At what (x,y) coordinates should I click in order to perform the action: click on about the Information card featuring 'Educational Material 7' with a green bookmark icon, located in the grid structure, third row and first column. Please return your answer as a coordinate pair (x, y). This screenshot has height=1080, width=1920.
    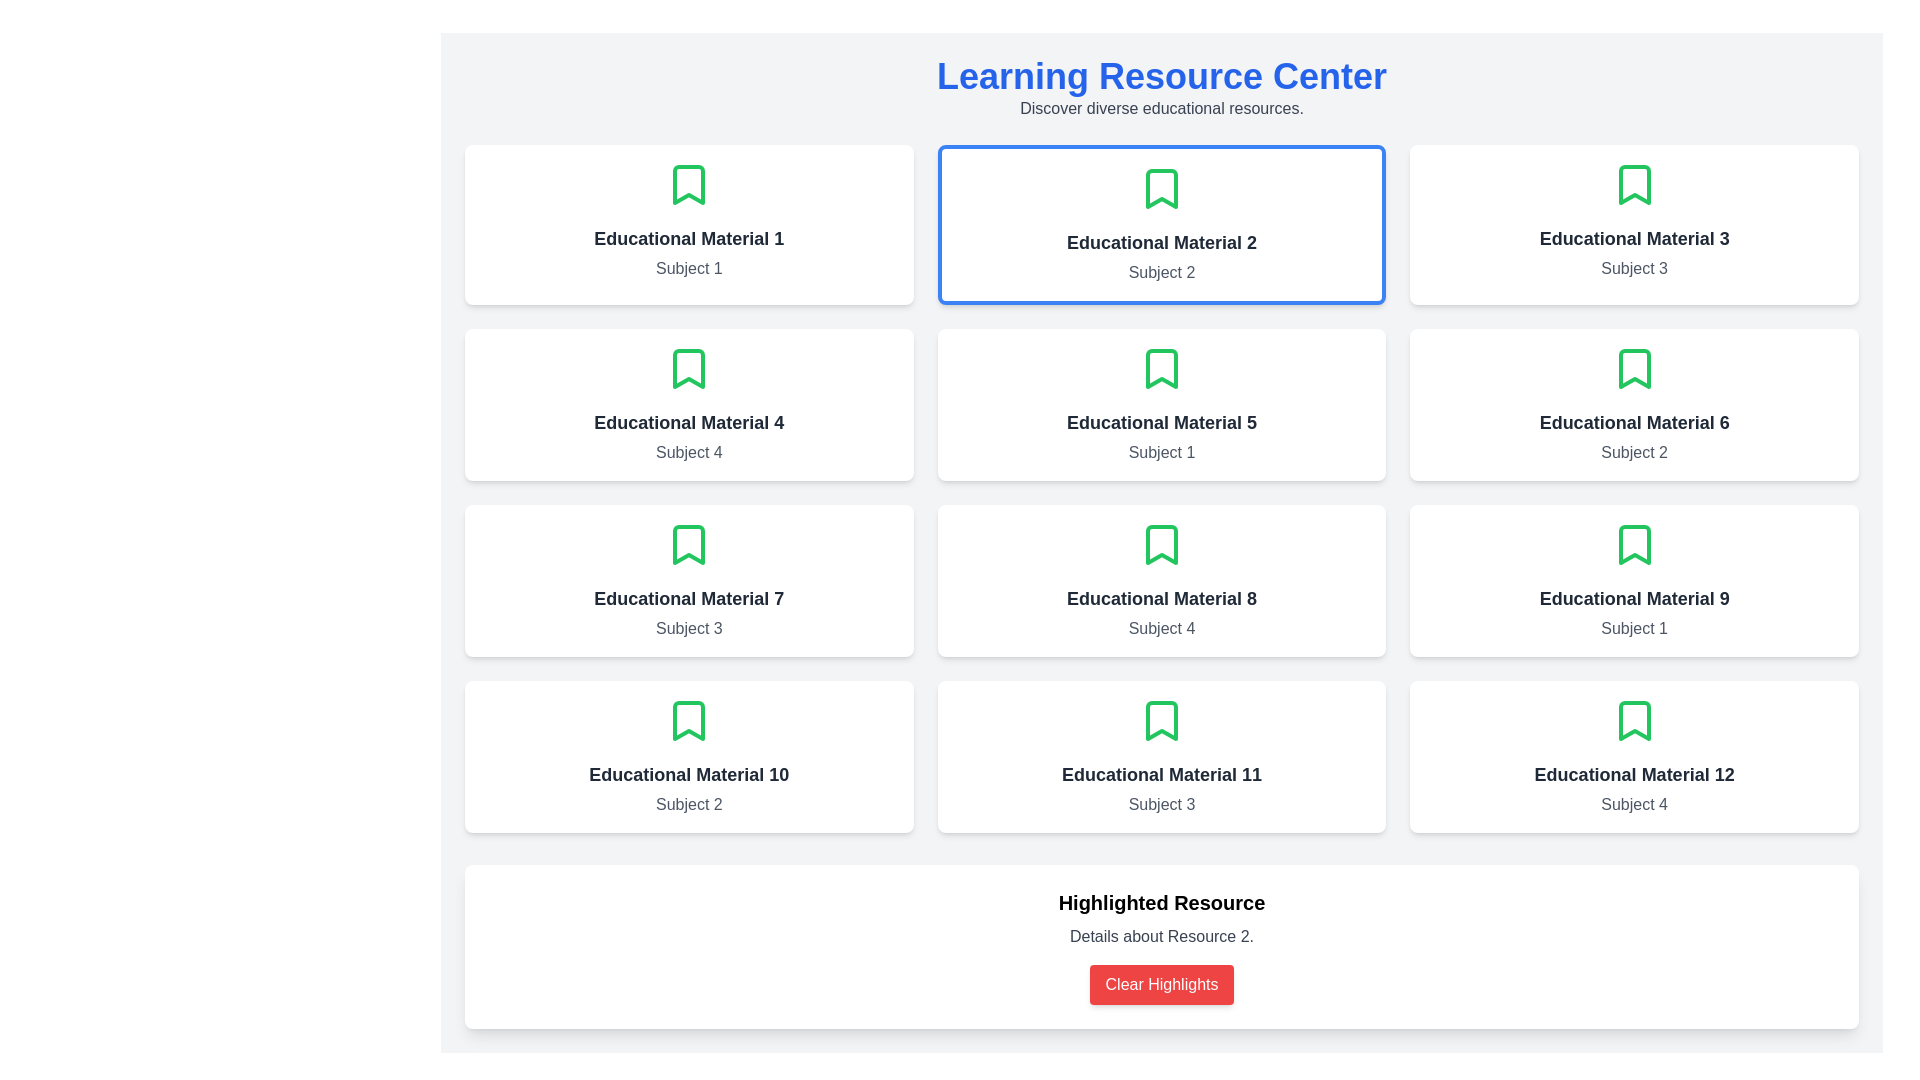
    Looking at the image, I should click on (689, 581).